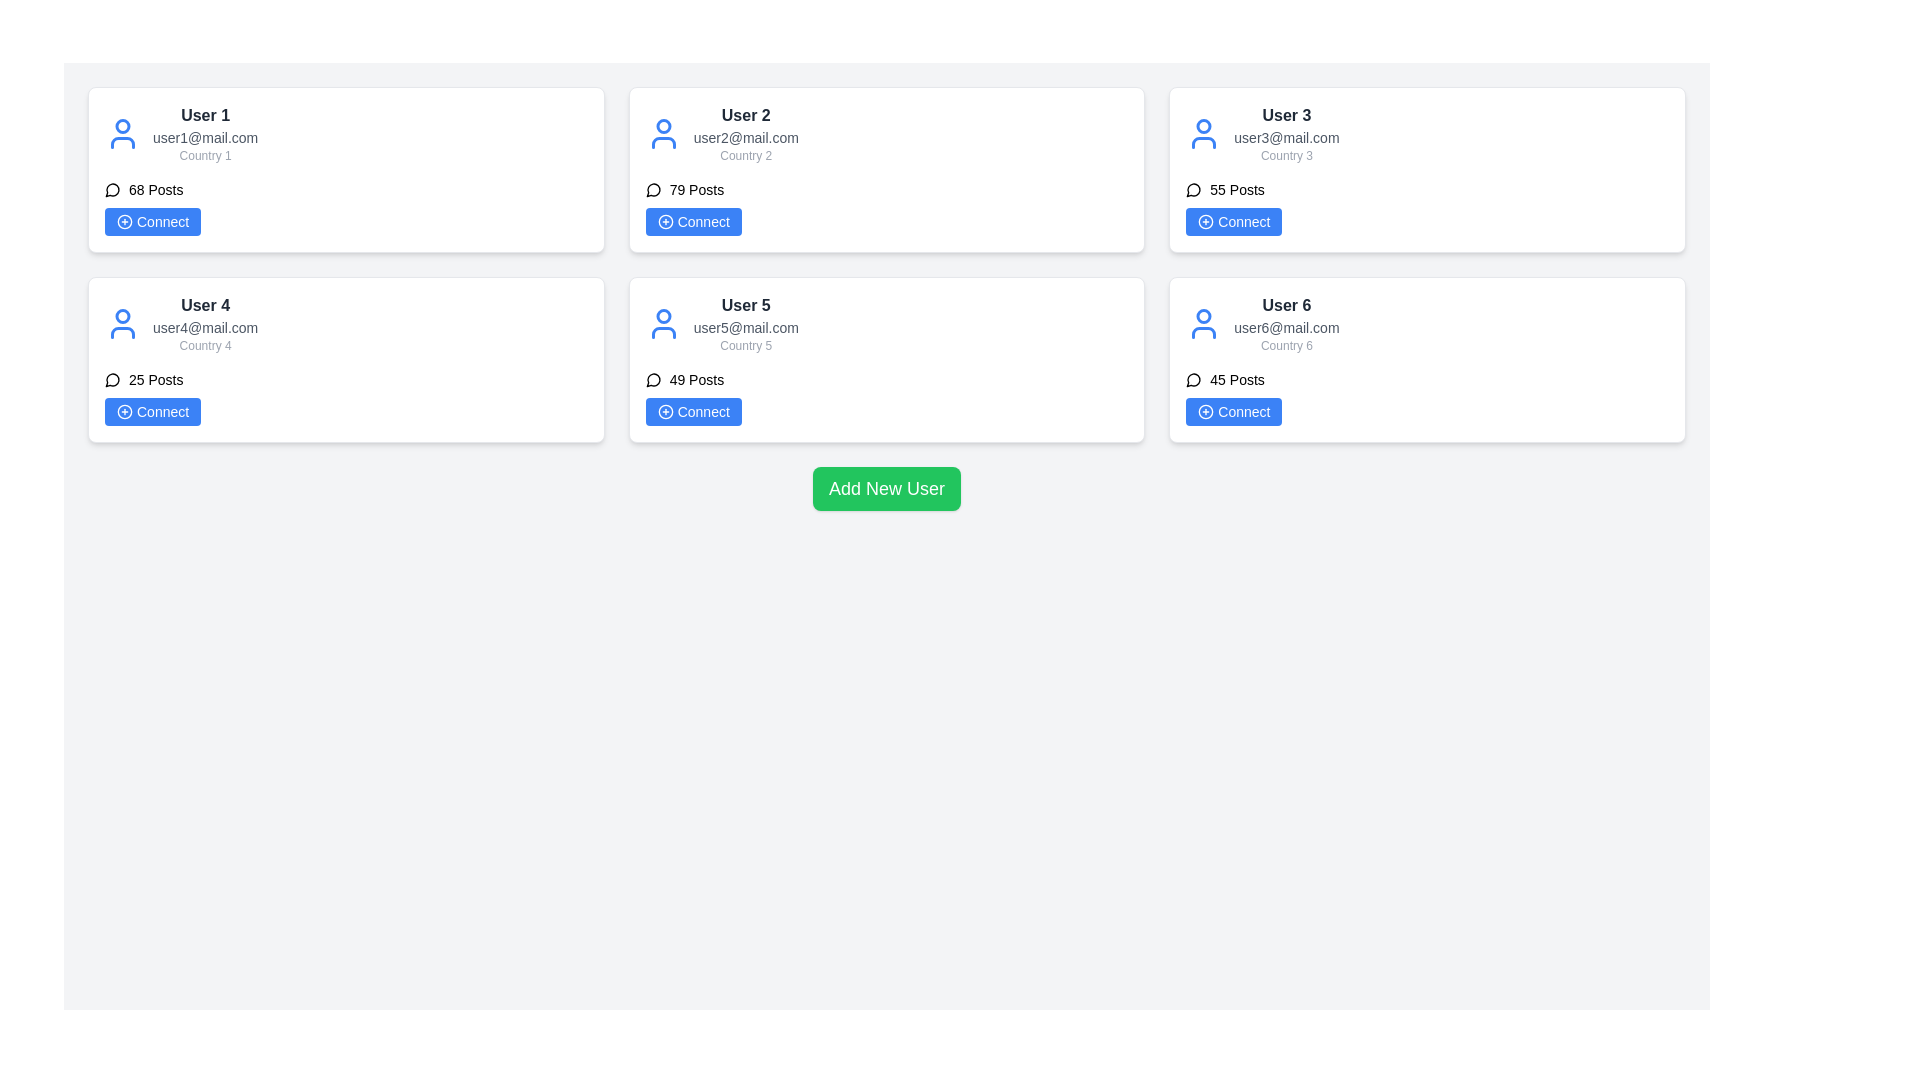  I want to click on the username text label located at the top of the card in the top-right corner of the display, which is above the email and location details, so click(1286, 115).